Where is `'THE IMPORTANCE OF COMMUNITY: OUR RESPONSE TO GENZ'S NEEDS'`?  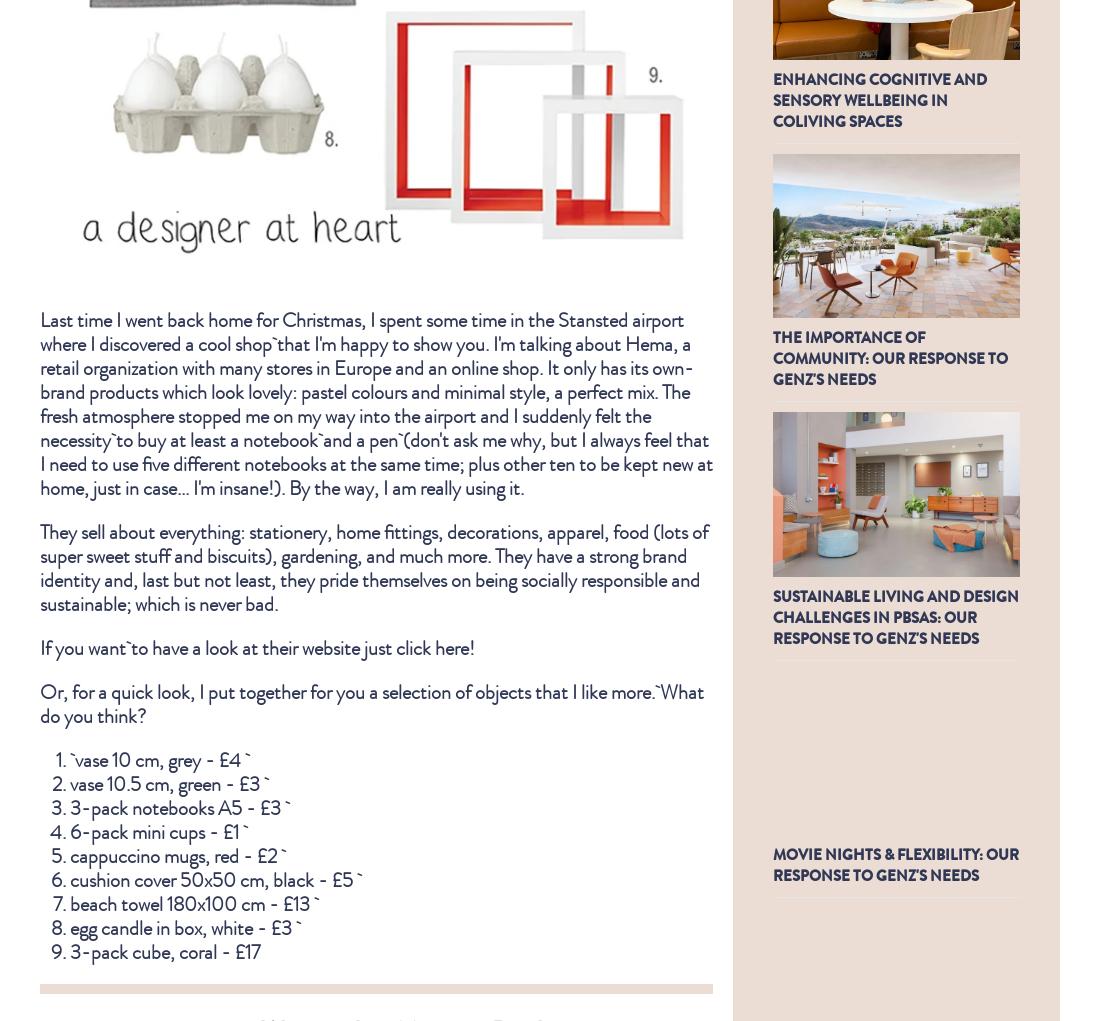
'THE IMPORTANCE OF COMMUNITY: OUR RESPONSE TO GENZ'S NEEDS' is located at coordinates (889, 358).